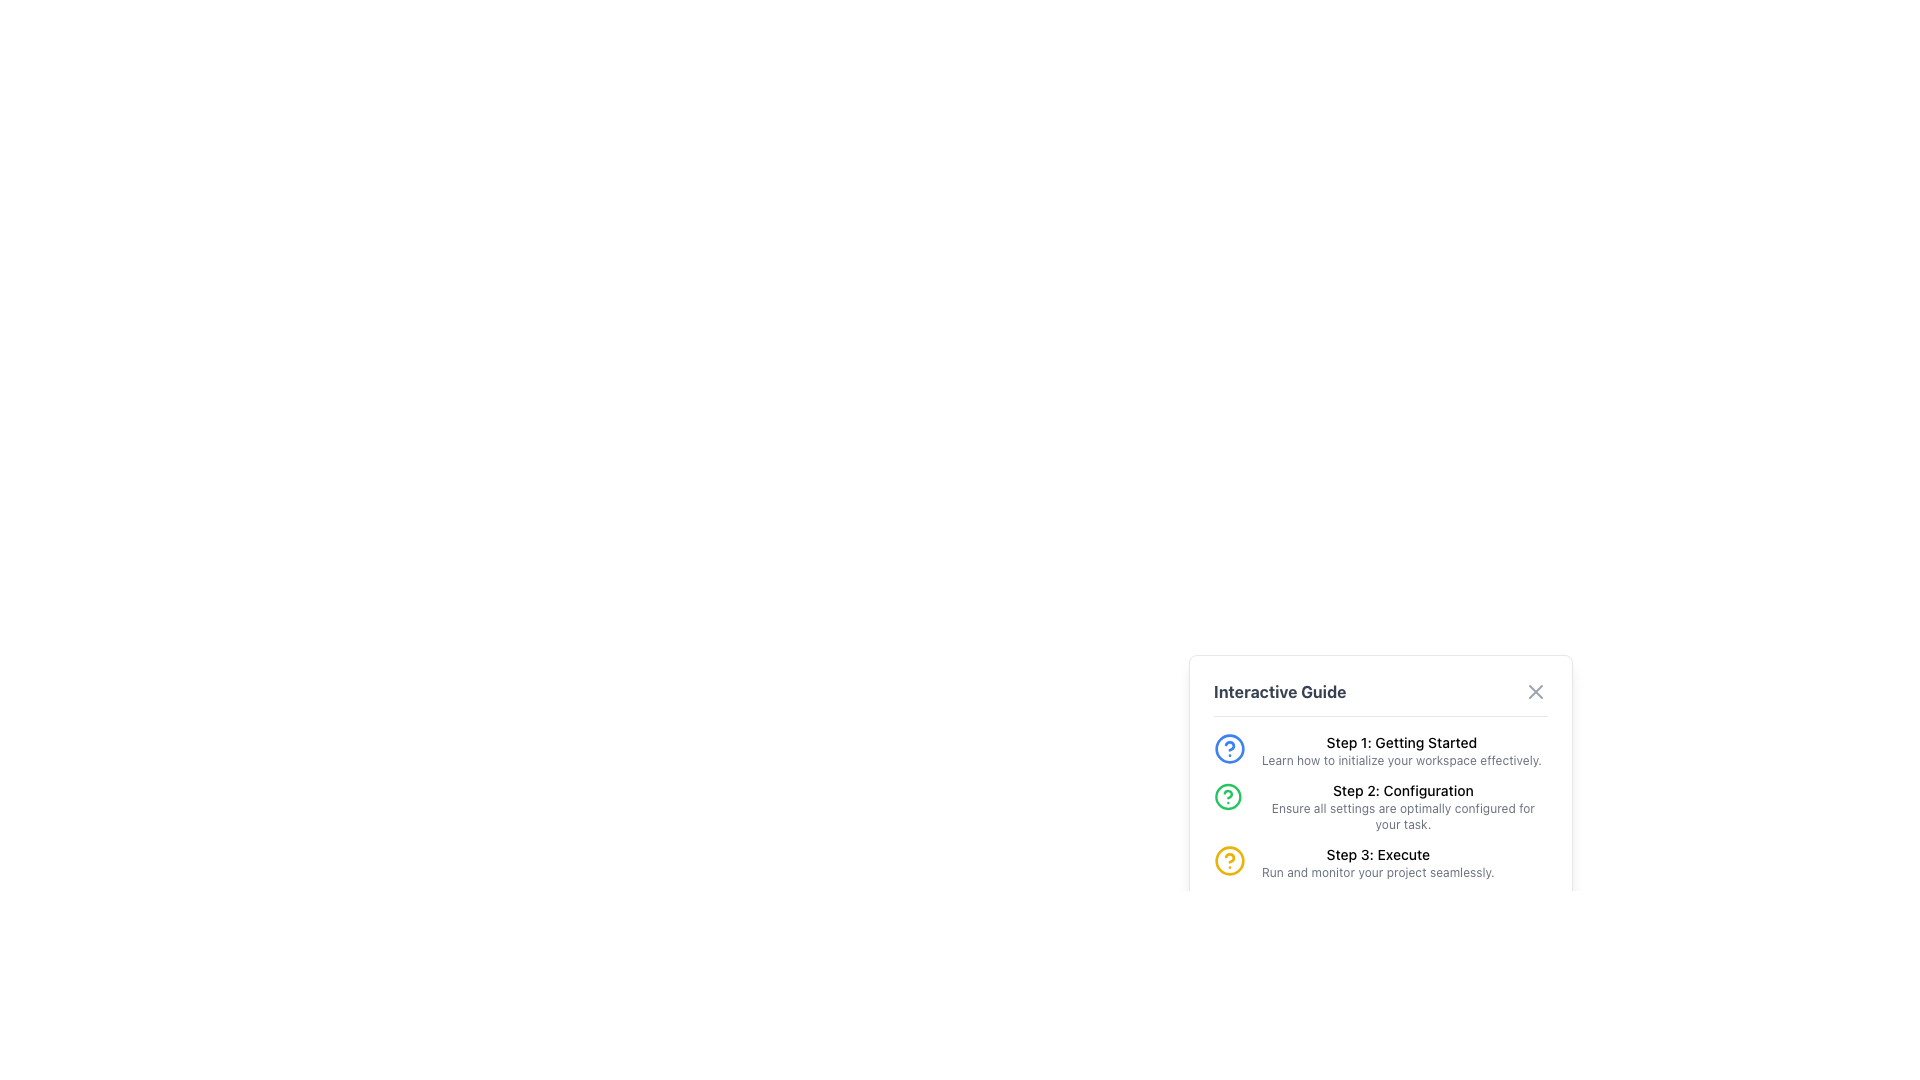  Describe the element at coordinates (1228, 859) in the screenshot. I see `the circular icon with a question mark in the center, which has a yellow outline and is part of the 'Interactive Guide' modal, representing 'Step 3: Execute'` at that location.